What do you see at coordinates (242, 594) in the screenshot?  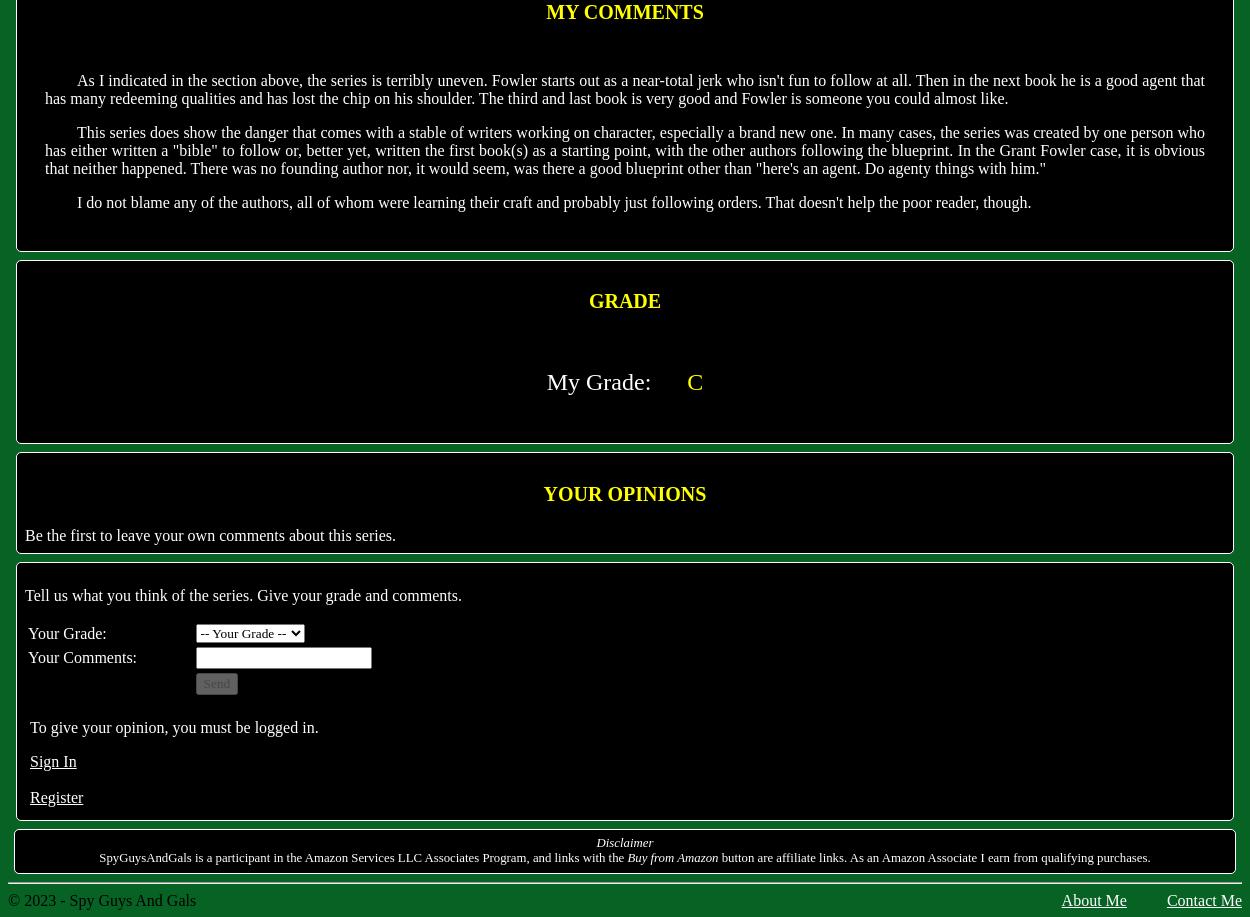 I see `'Tell us what you think of the series. Give your grade and comments.'` at bounding box center [242, 594].